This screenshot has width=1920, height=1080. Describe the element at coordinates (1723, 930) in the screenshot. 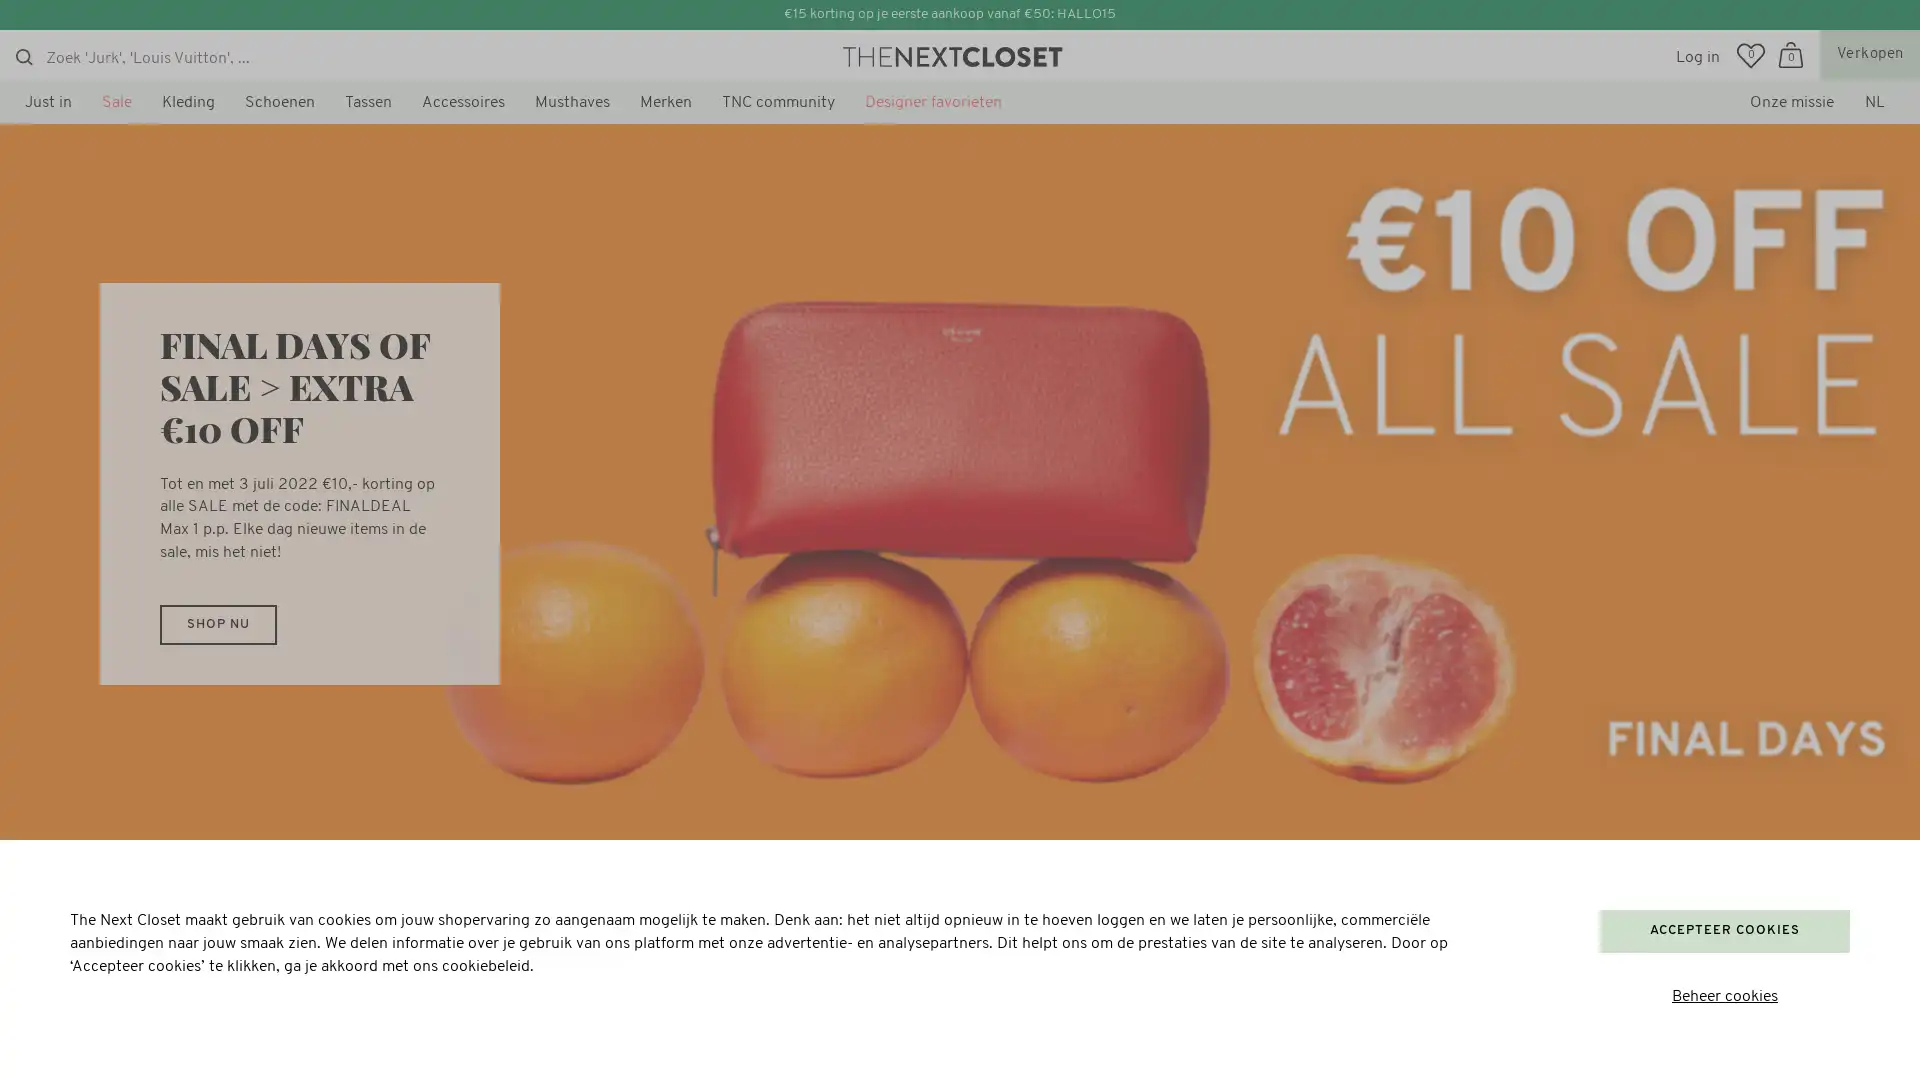

I see `ACCEPTEER COOKIES` at that location.